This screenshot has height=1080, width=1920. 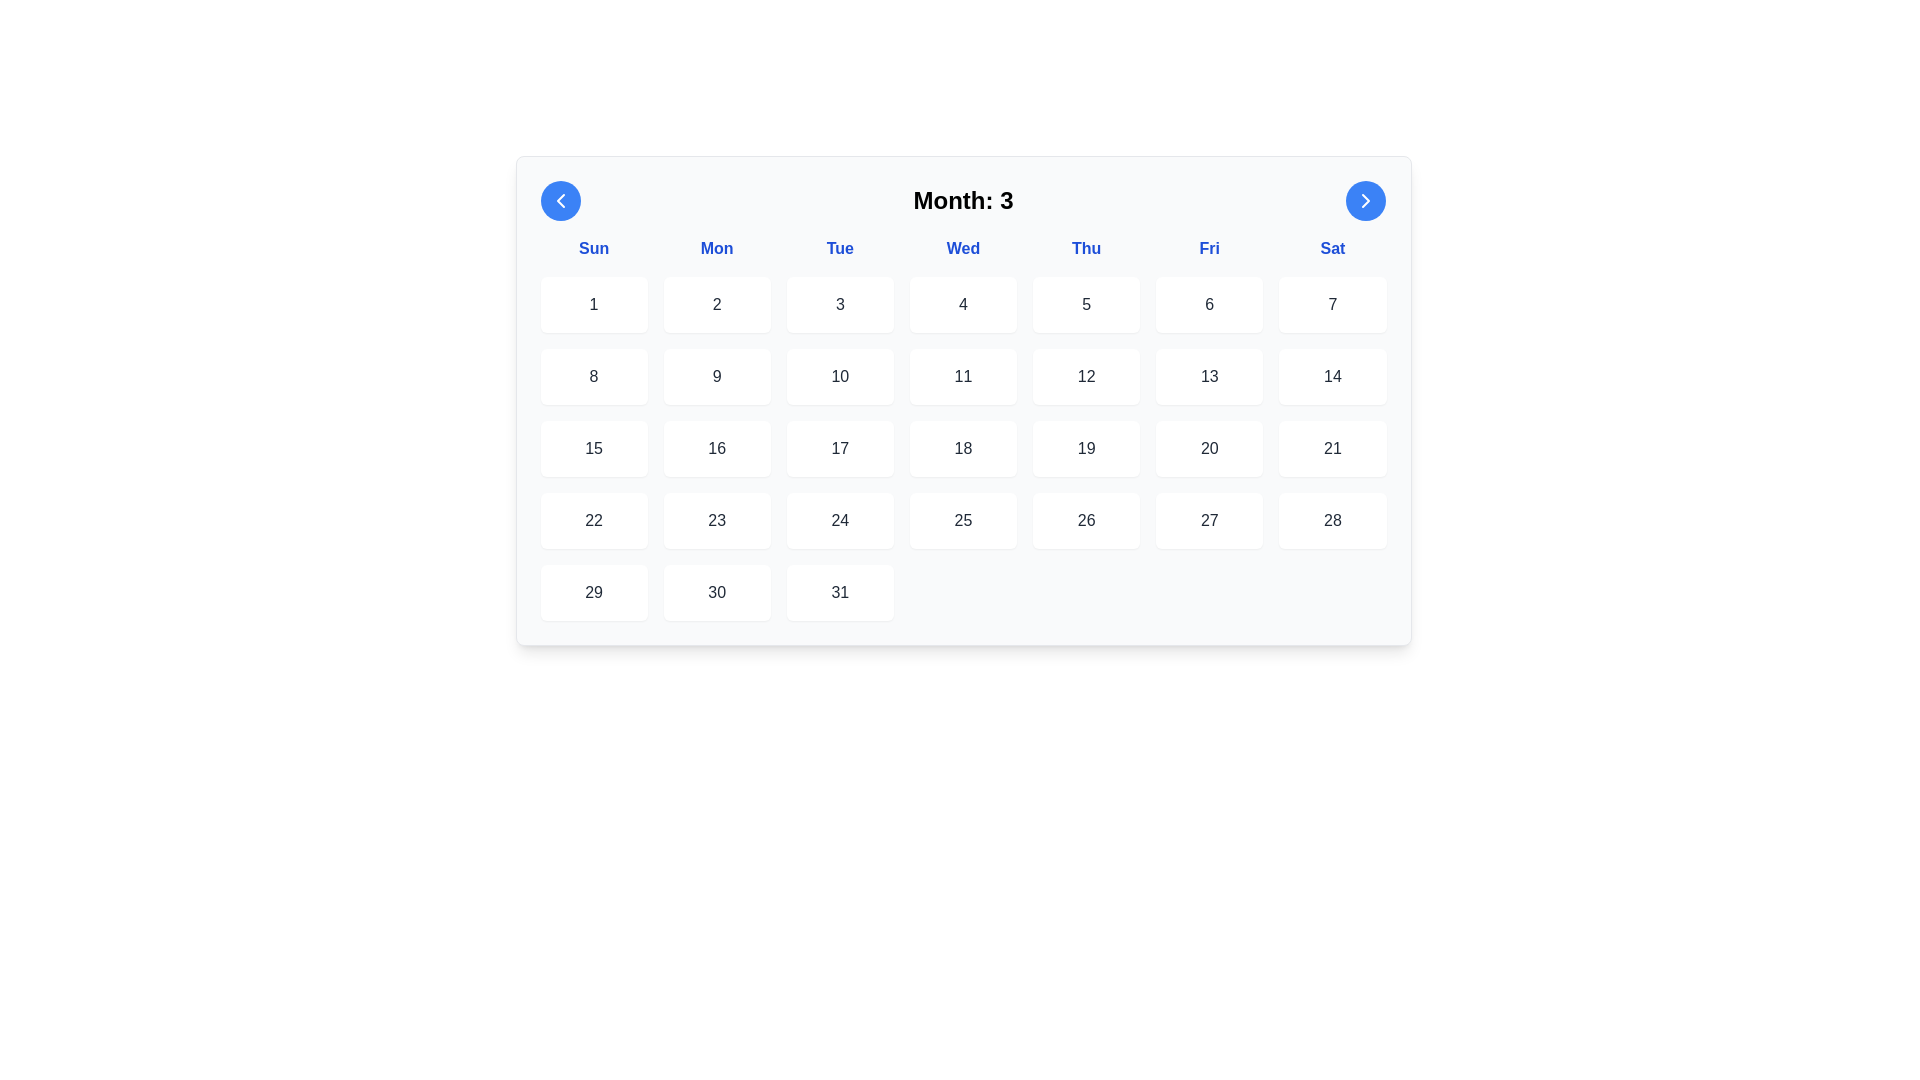 What do you see at coordinates (1365, 200) in the screenshot?
I see `the Circular Button with a vibrant blue color and a white rightward arrow` at bounding box center [1365, 200].